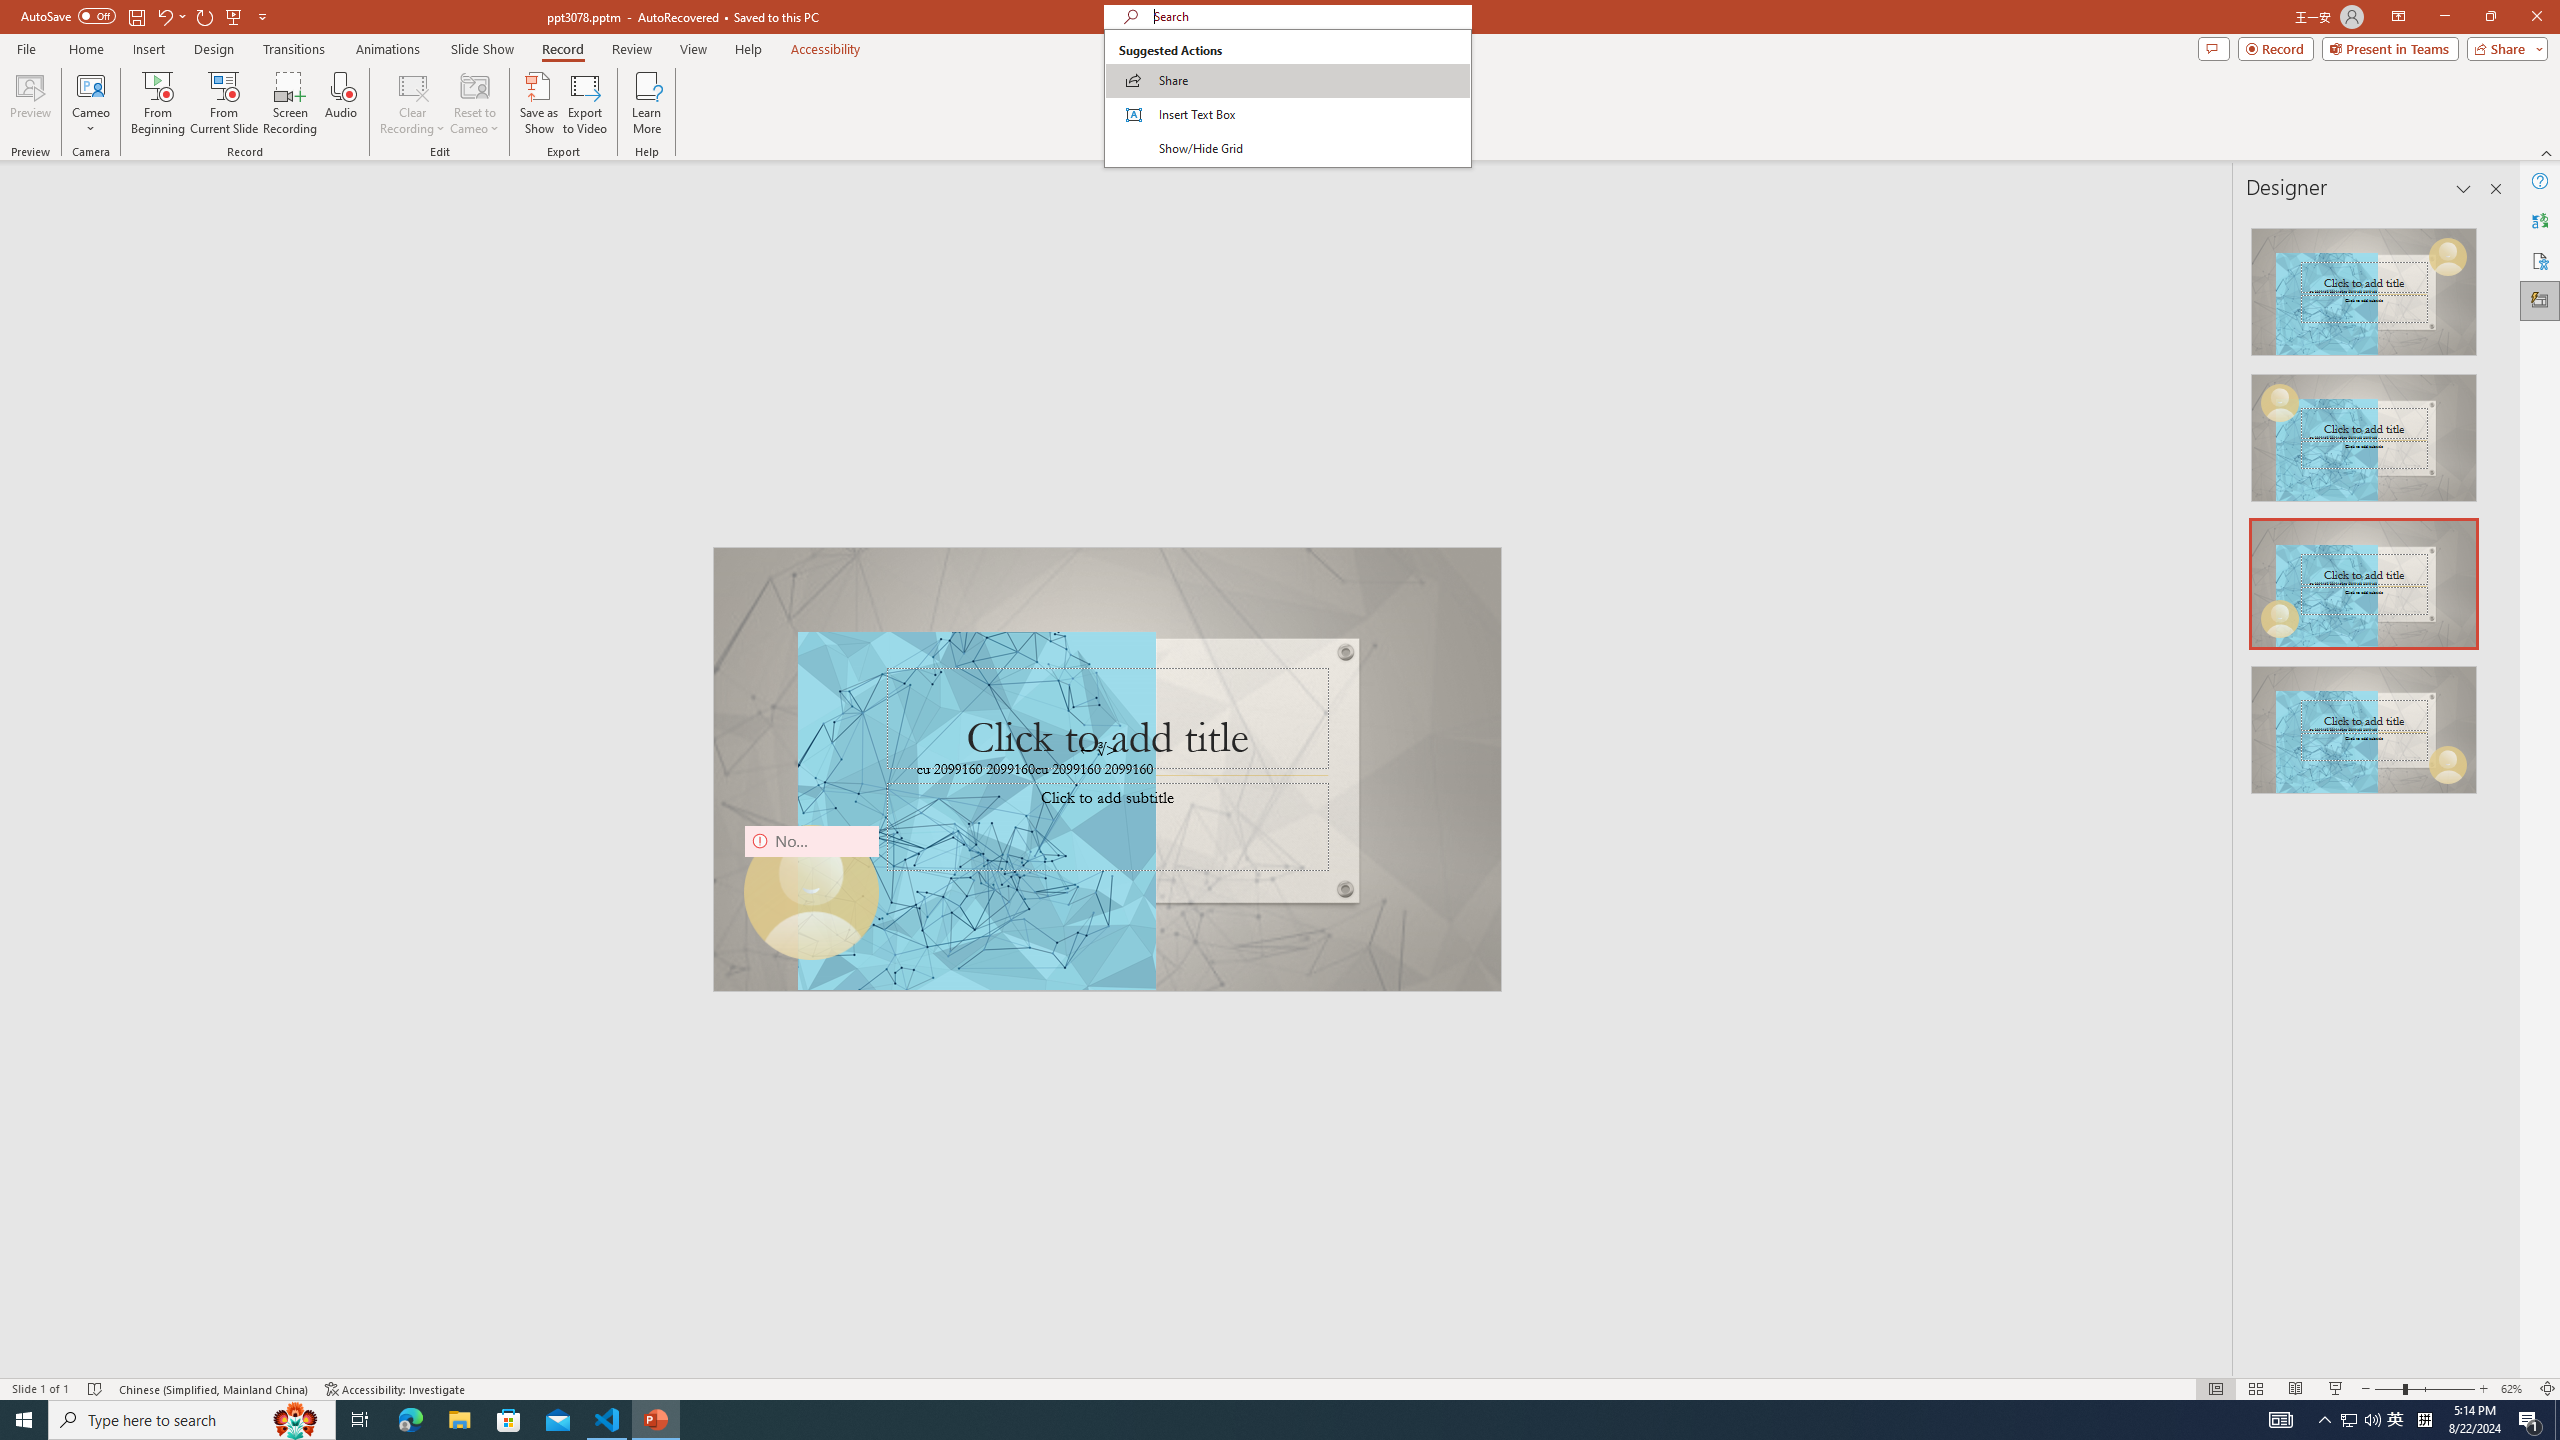 The image size is (2560, 1440). I want to click on 'Class: NetUITWMenuContainer', so click(1287, 97).